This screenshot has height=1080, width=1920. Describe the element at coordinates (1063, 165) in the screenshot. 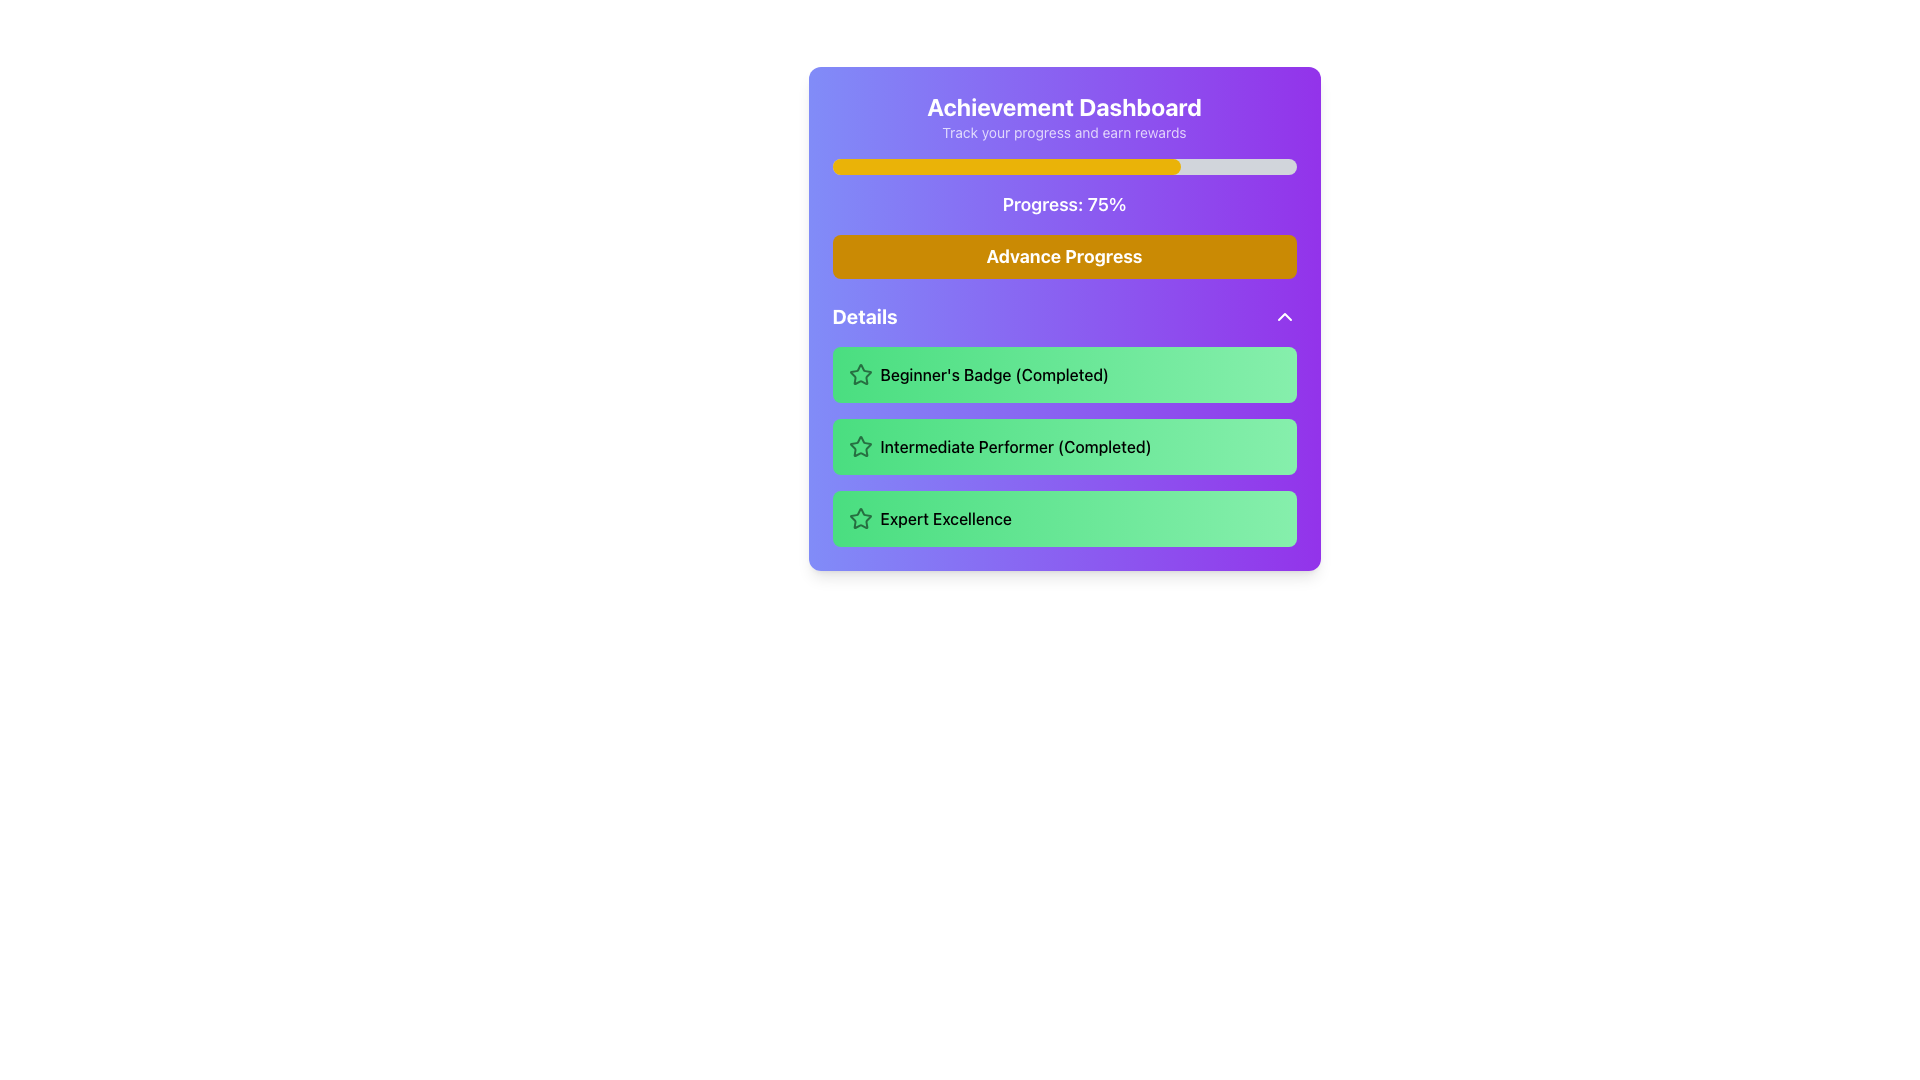

I see `the progress bar indicating 75% completion in the Achievement Dashboard card` at that location.